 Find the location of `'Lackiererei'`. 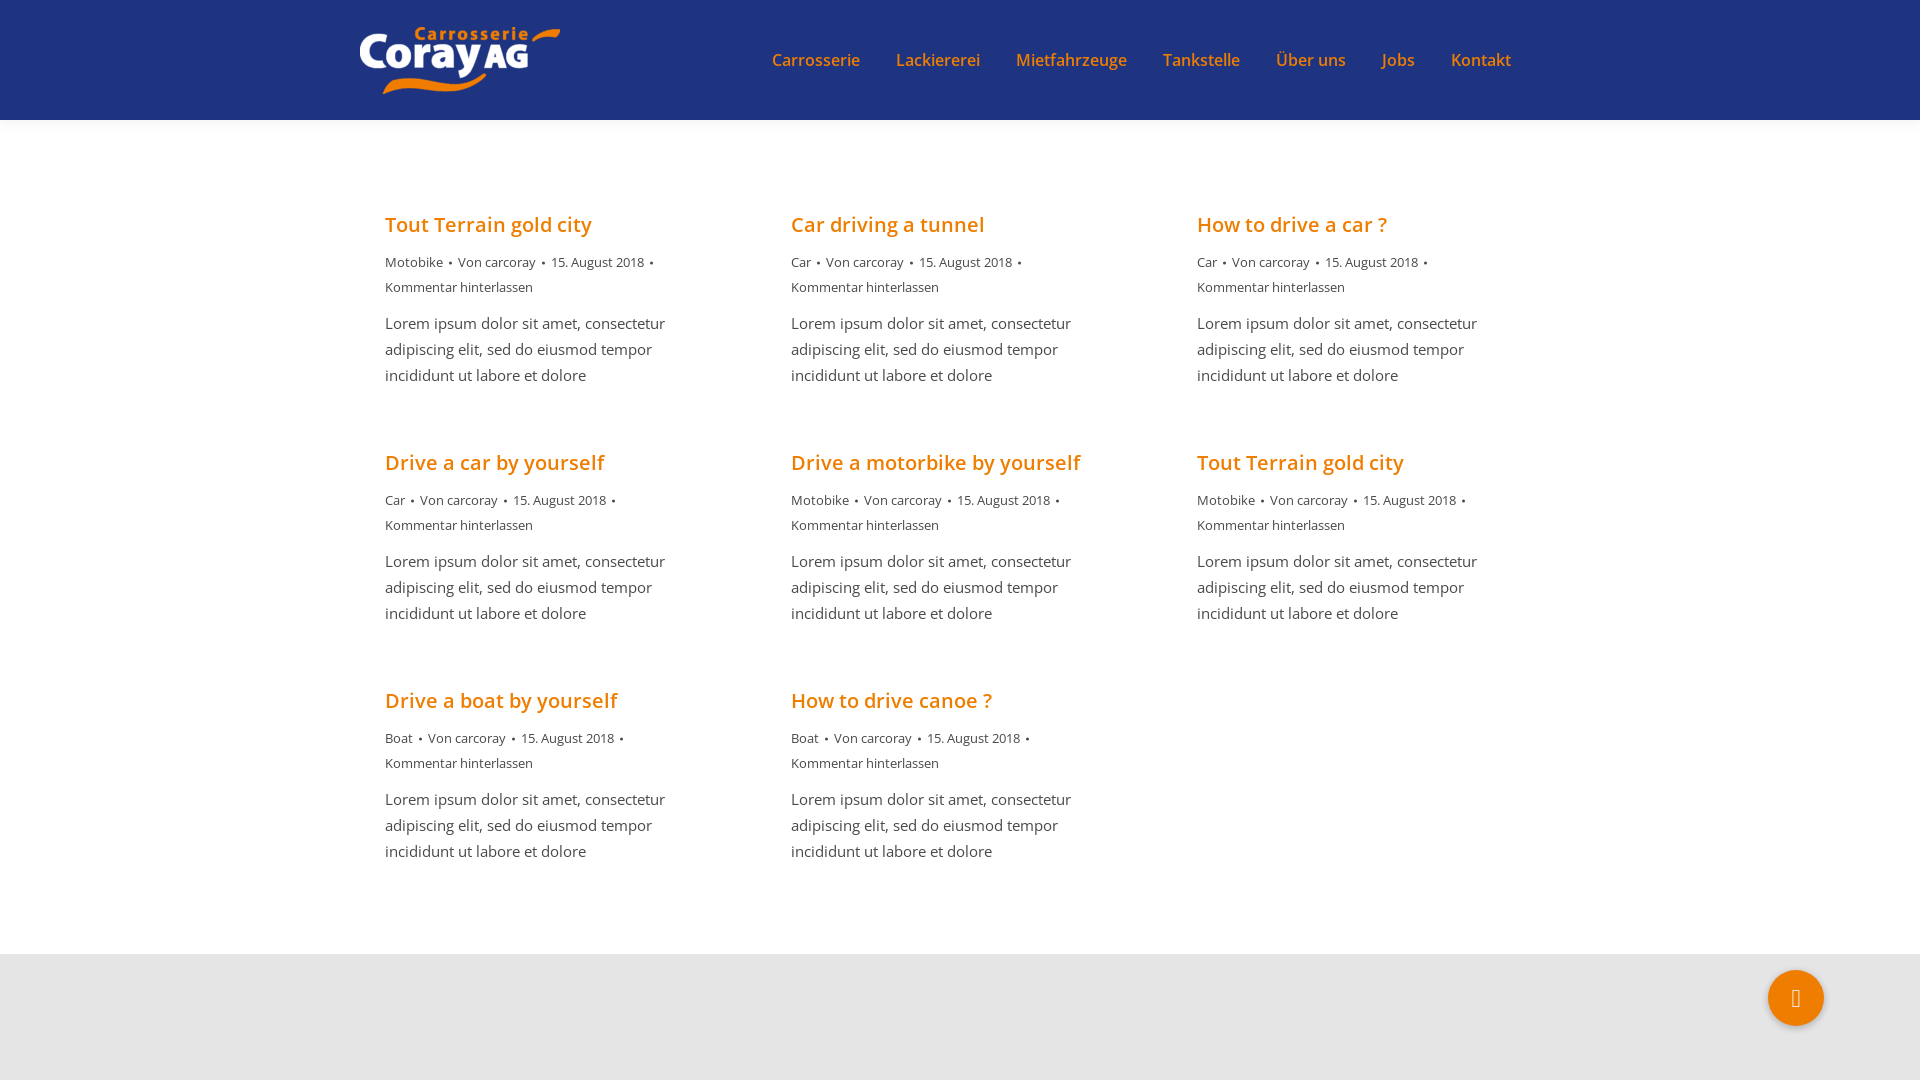

'Lackiererei' is located at coordinates (936, 59).